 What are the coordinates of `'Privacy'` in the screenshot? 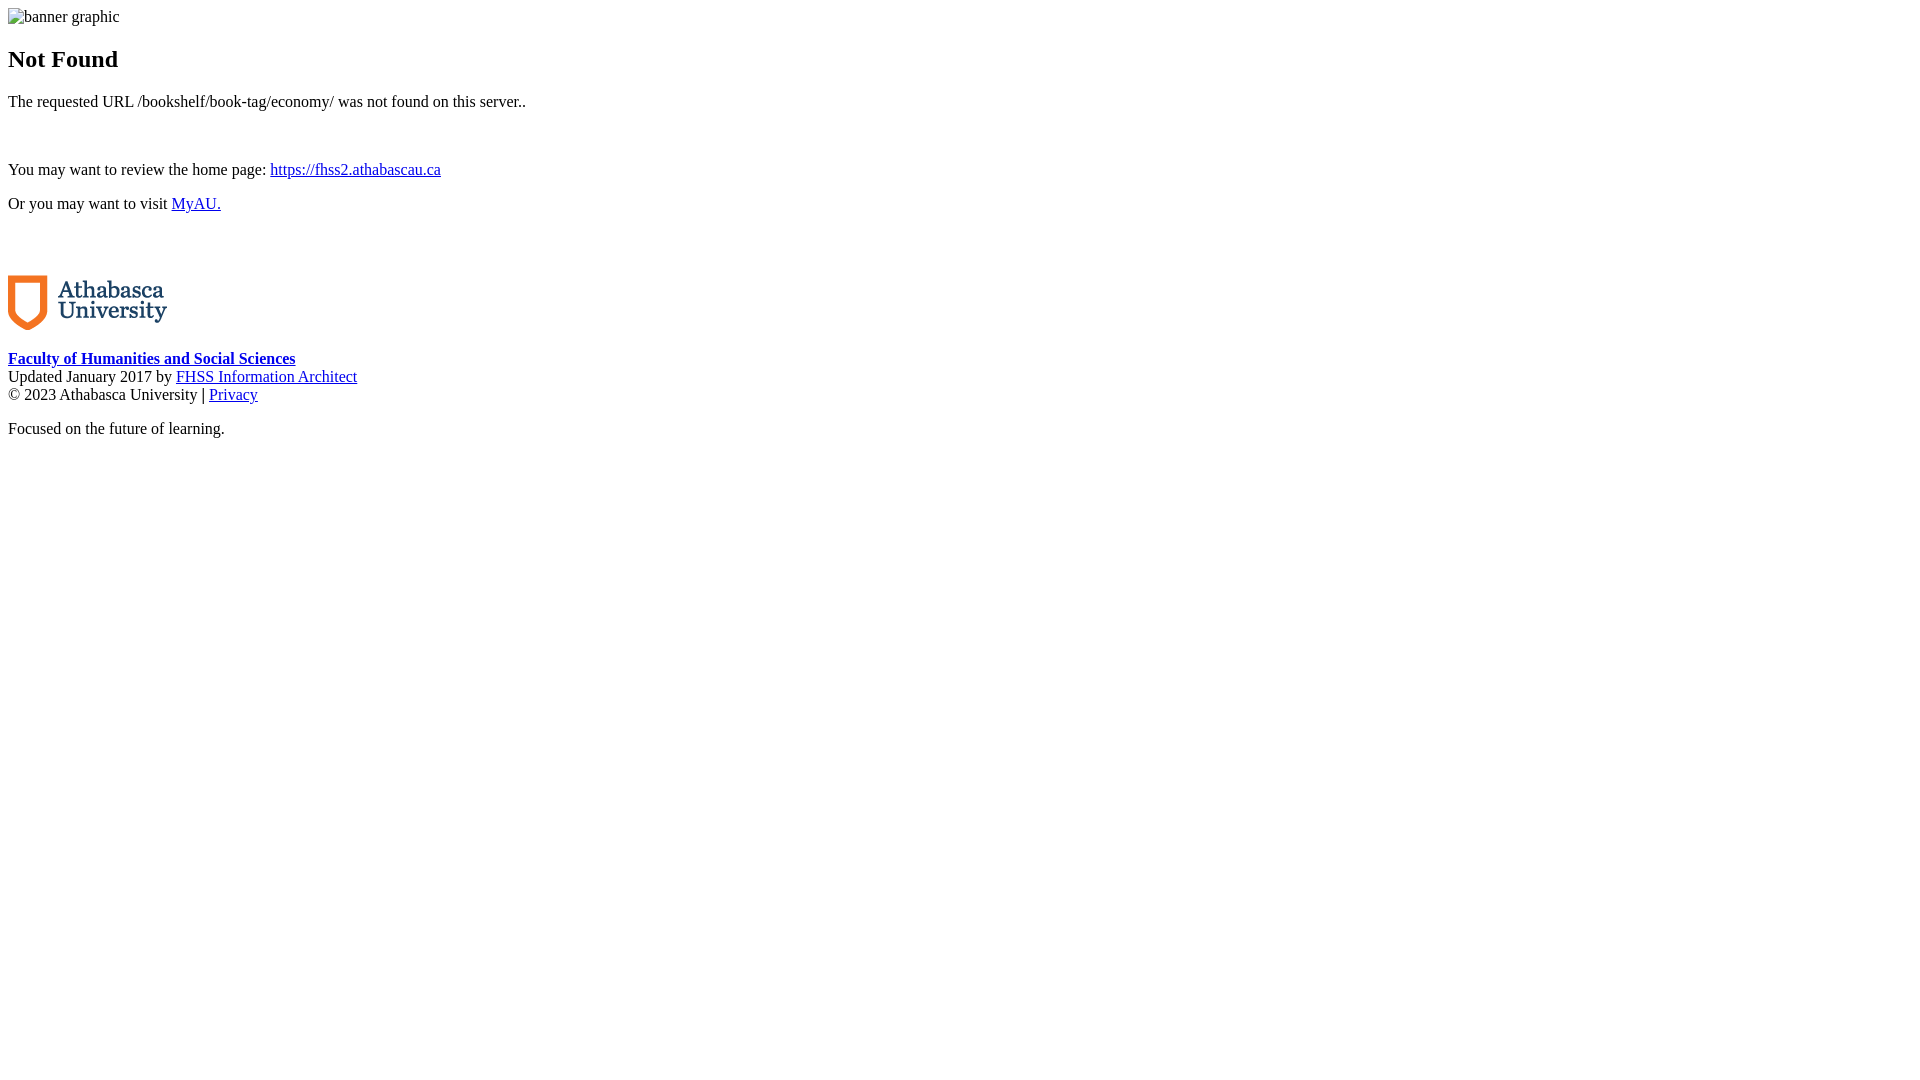 It's located at (233, 394).